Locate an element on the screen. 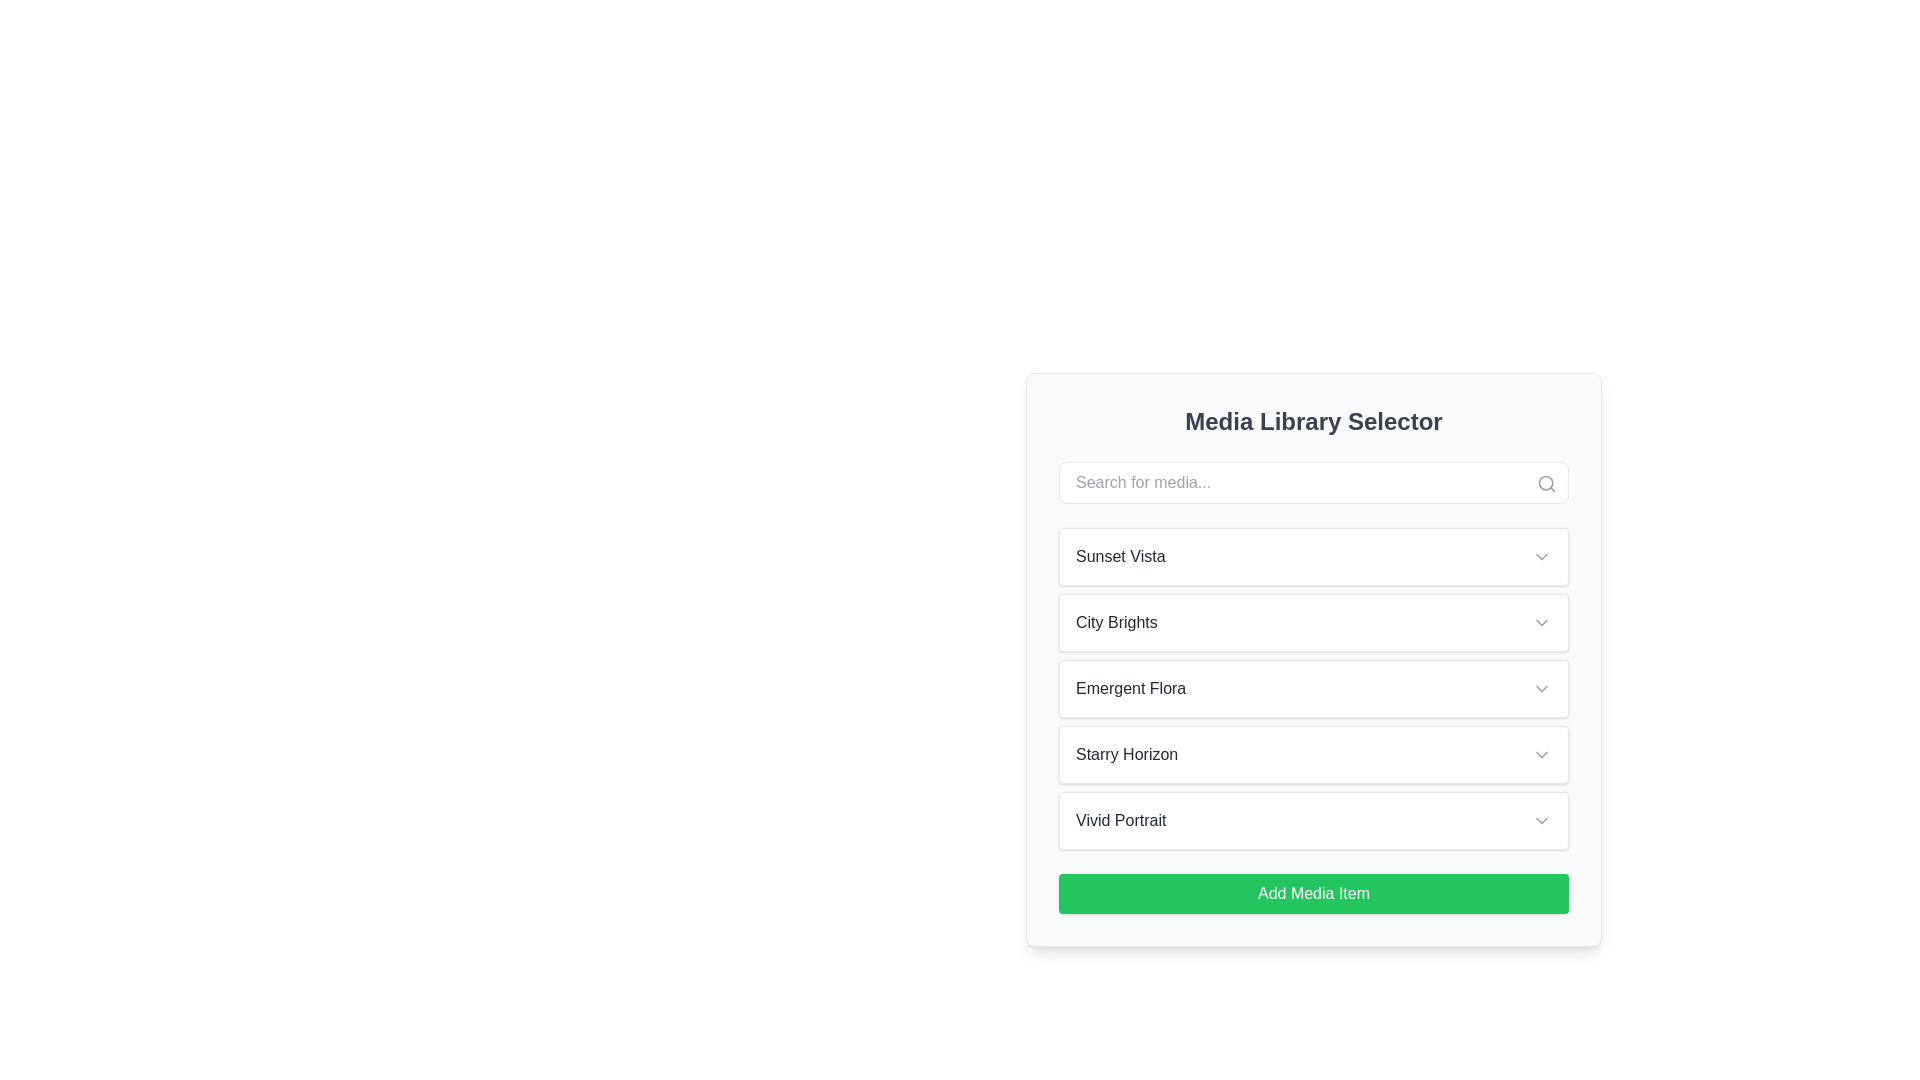  the downward-facing chevron icon located at the far right of the 'Emergent Flora' row is located at coordinates (1540, 688).